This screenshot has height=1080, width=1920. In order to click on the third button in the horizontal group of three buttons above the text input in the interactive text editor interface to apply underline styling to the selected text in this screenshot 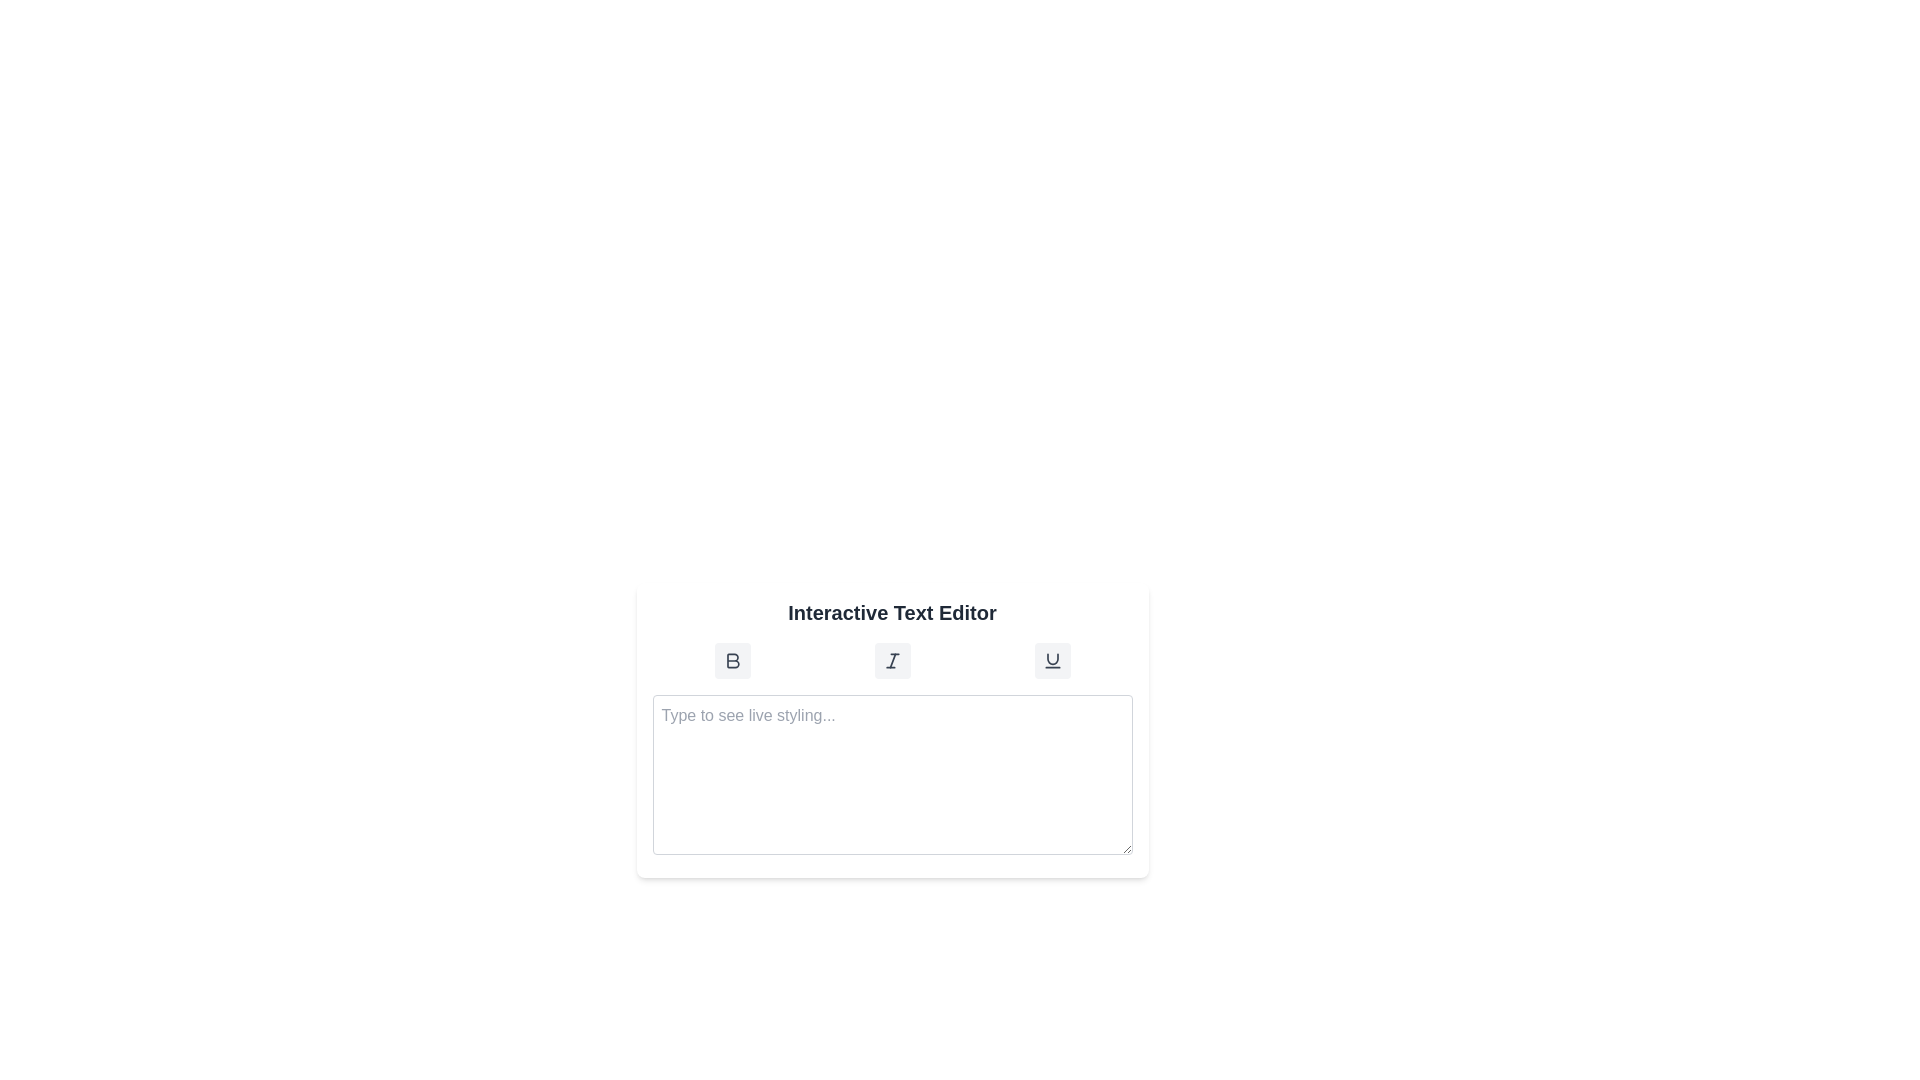, I will do `click(1051, 660)`.